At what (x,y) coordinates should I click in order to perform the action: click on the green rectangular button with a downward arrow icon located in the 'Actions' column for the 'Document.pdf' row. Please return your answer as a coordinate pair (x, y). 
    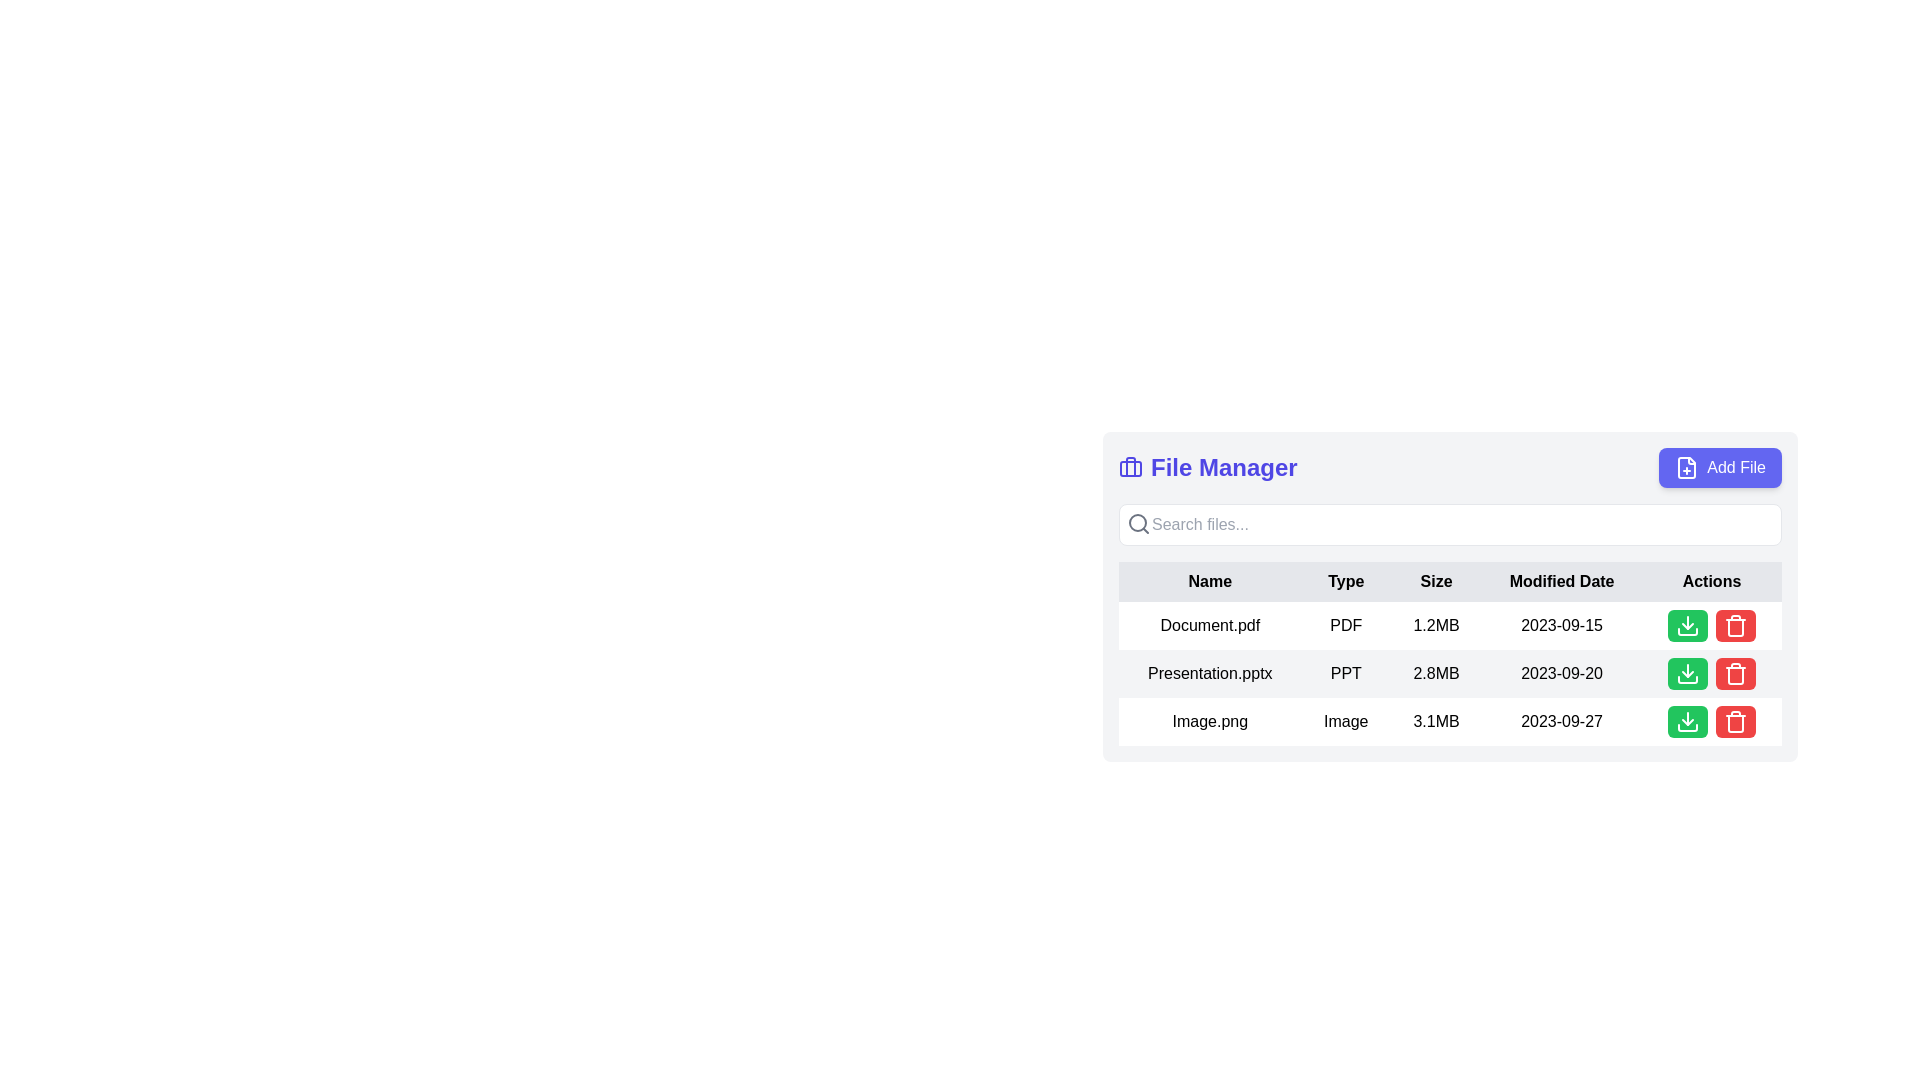
    Looking at the image, I should click on (1711, 624).